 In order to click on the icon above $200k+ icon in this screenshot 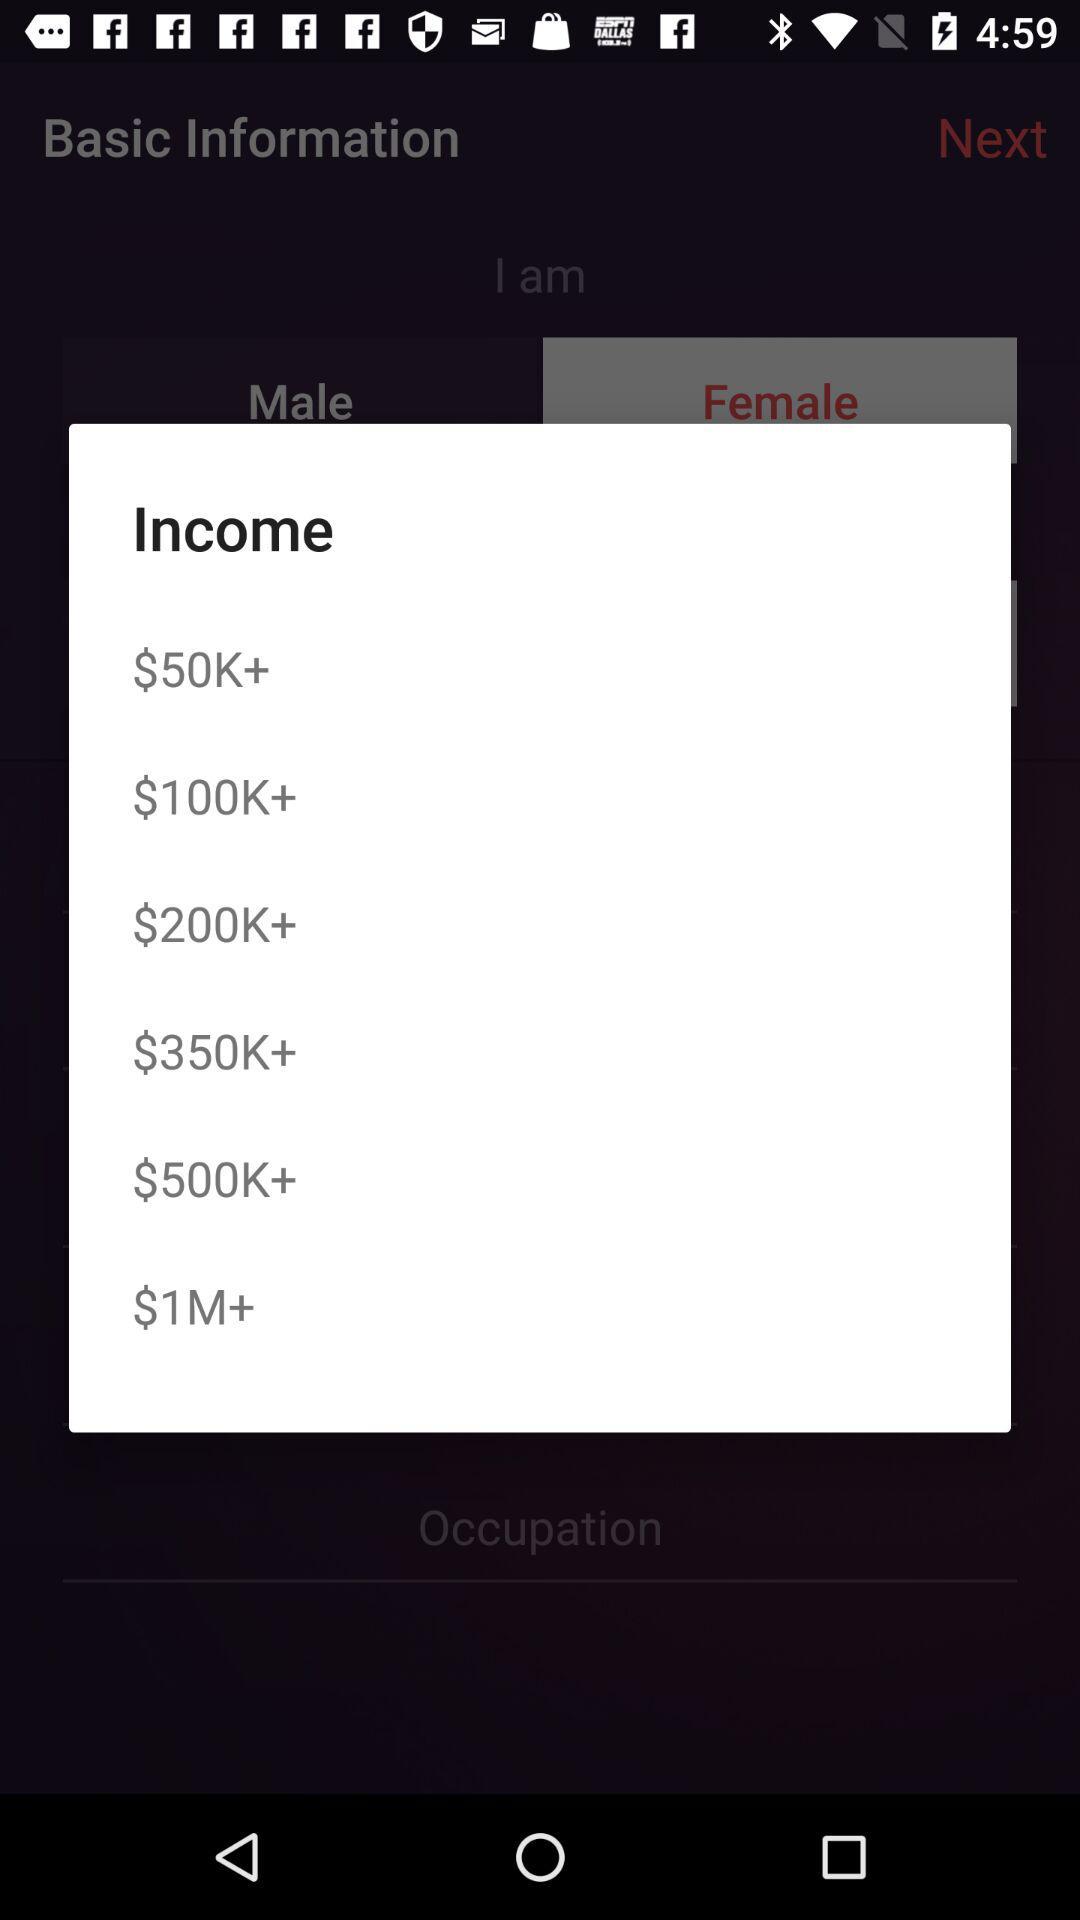, I will do `click(214, 794)`.